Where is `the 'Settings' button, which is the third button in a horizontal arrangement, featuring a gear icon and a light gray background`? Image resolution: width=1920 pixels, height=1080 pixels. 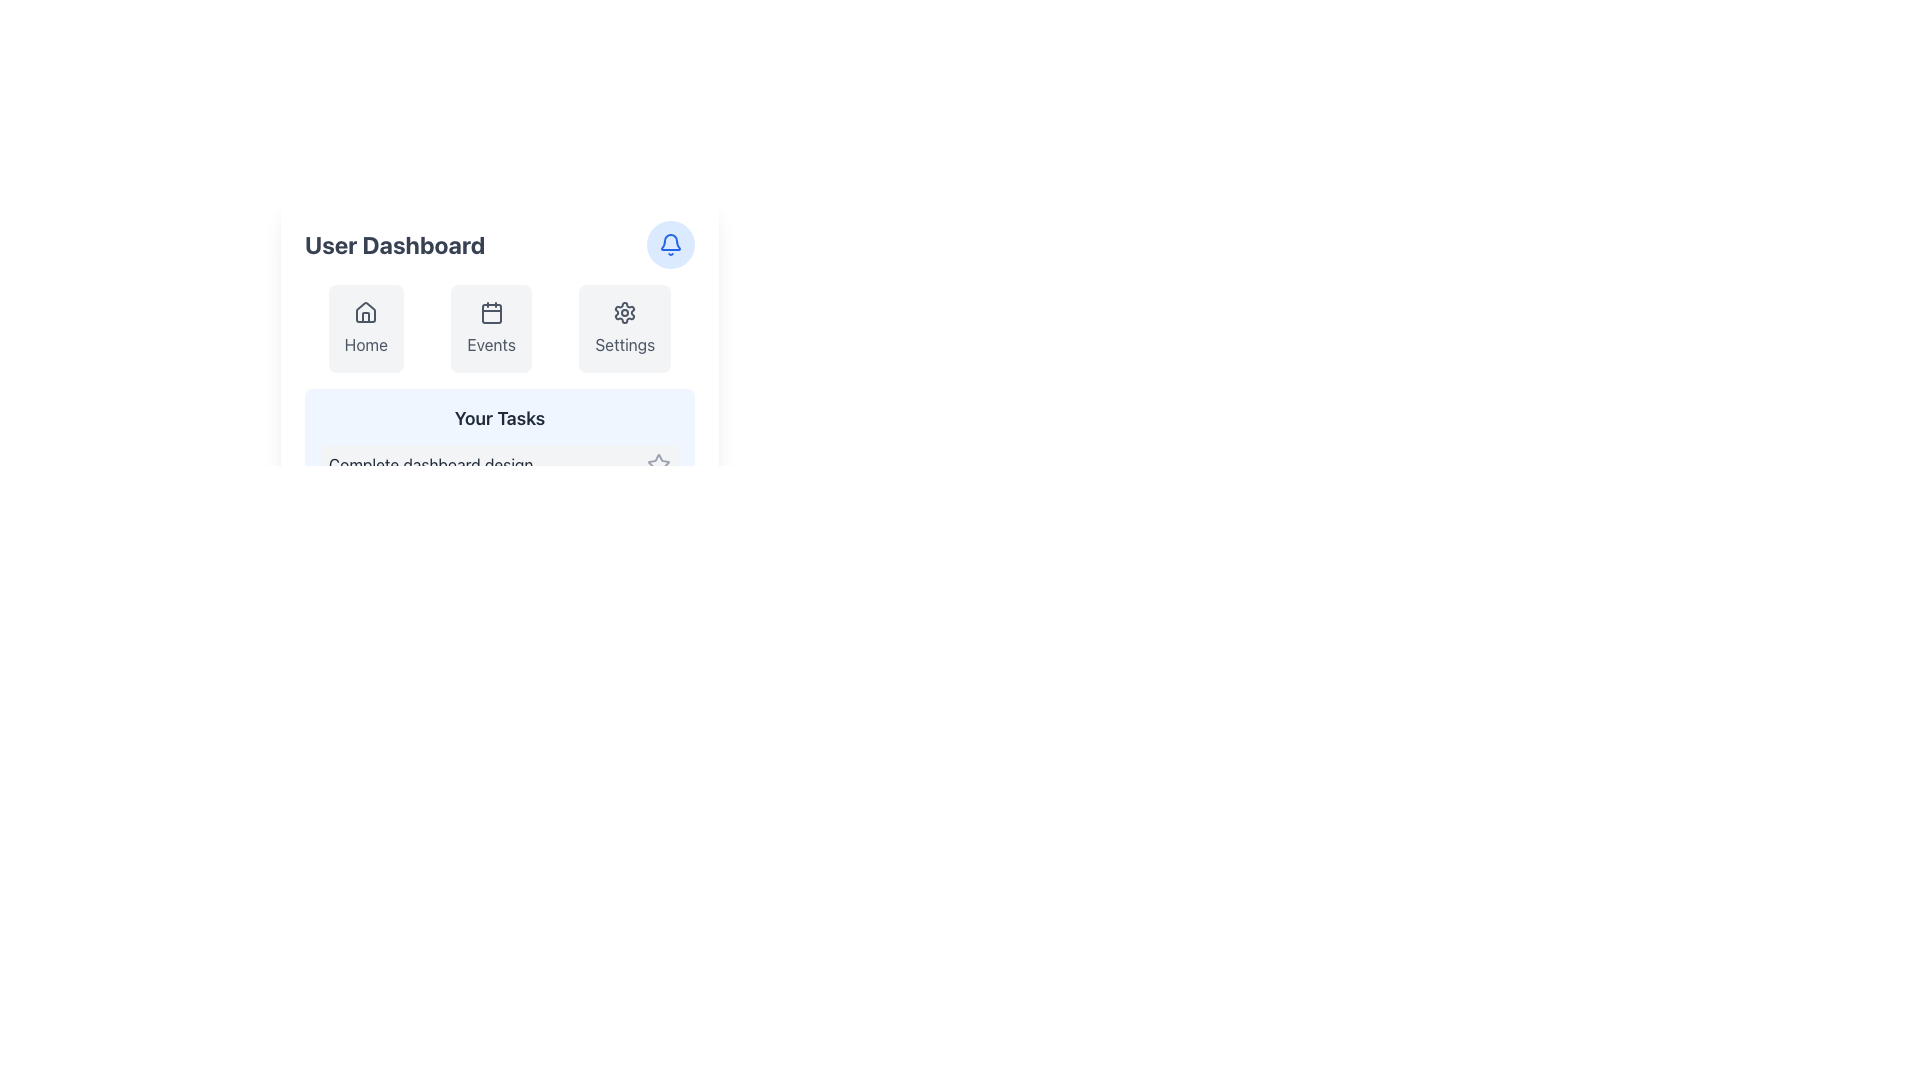 the 'Settings' button, which is the third button in a horizontal arrangement, featuring a gear icon and a light gray background is located at coordinates (624, 327).